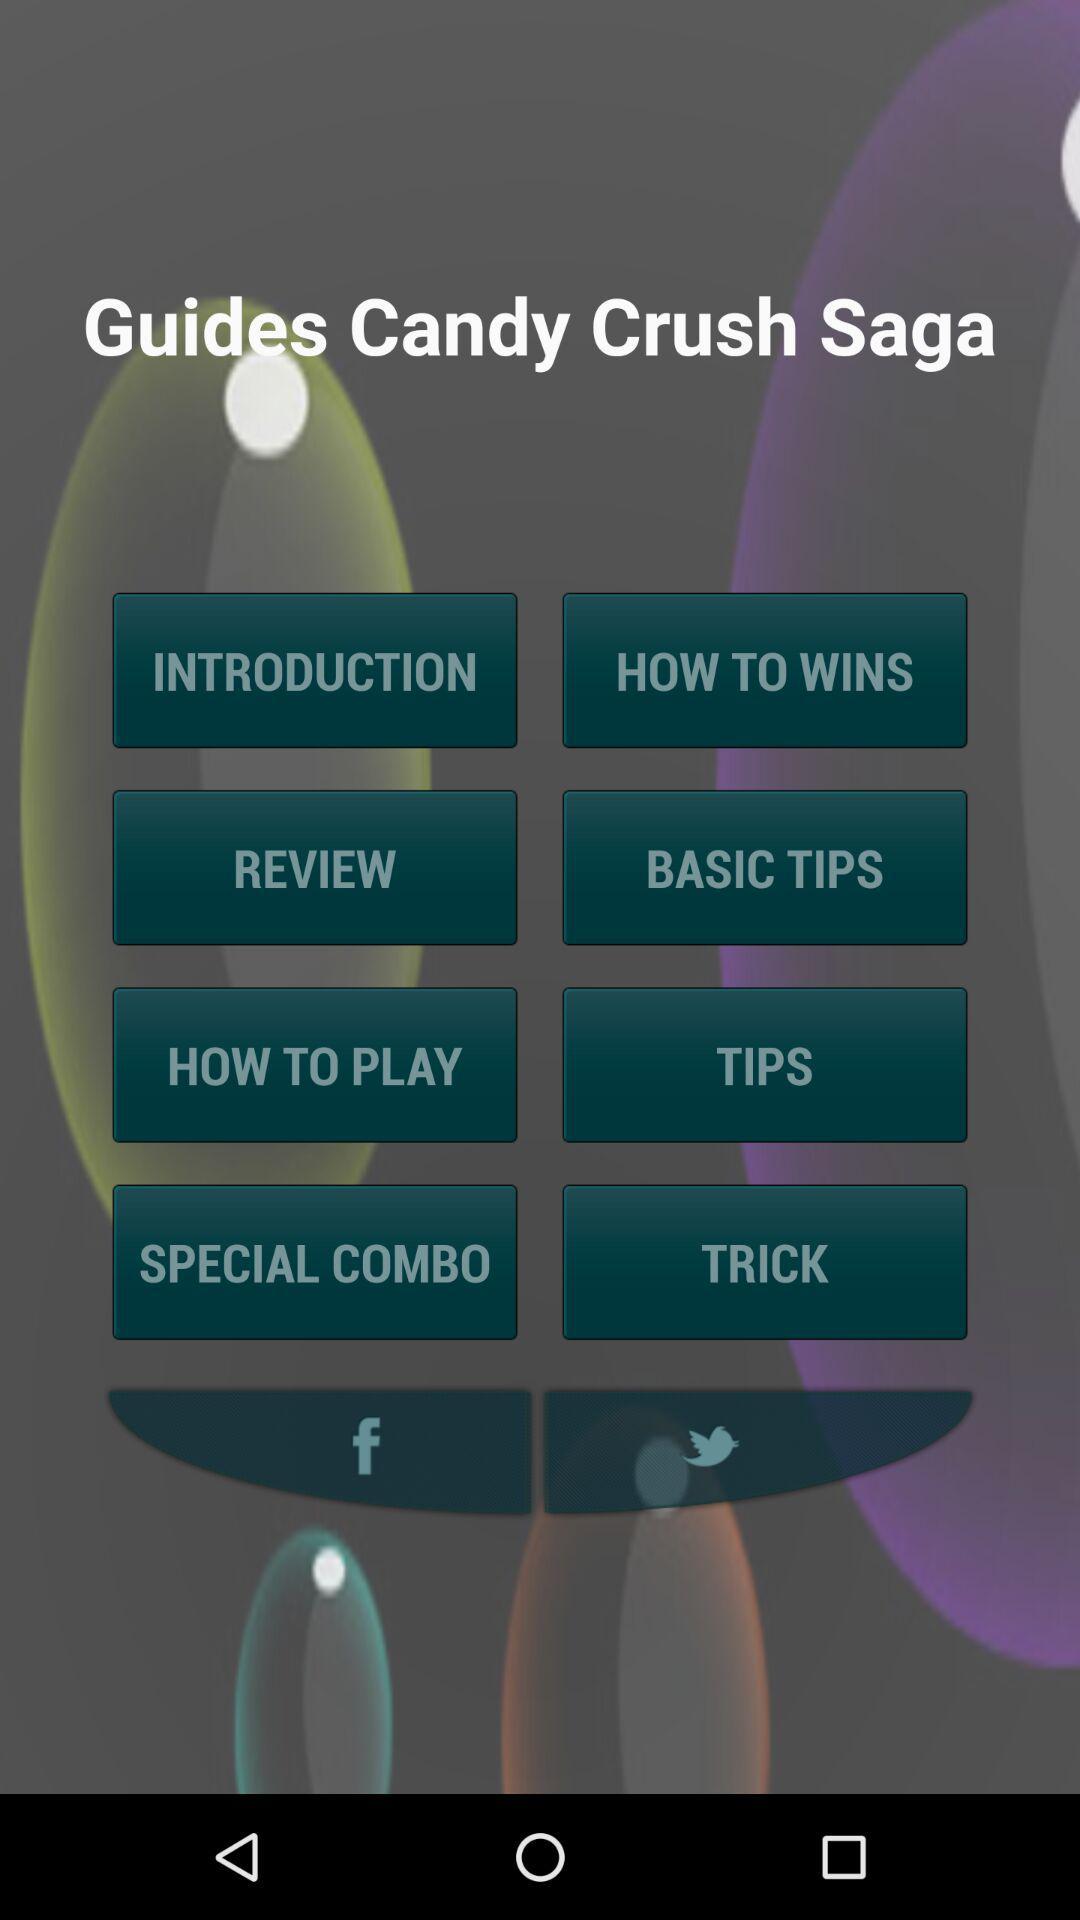 This screenshot has width=1080, height=1920. Describe the element at coordinates (764, 867) in the screenshot. I see `the icon to the right of the review` at that location.